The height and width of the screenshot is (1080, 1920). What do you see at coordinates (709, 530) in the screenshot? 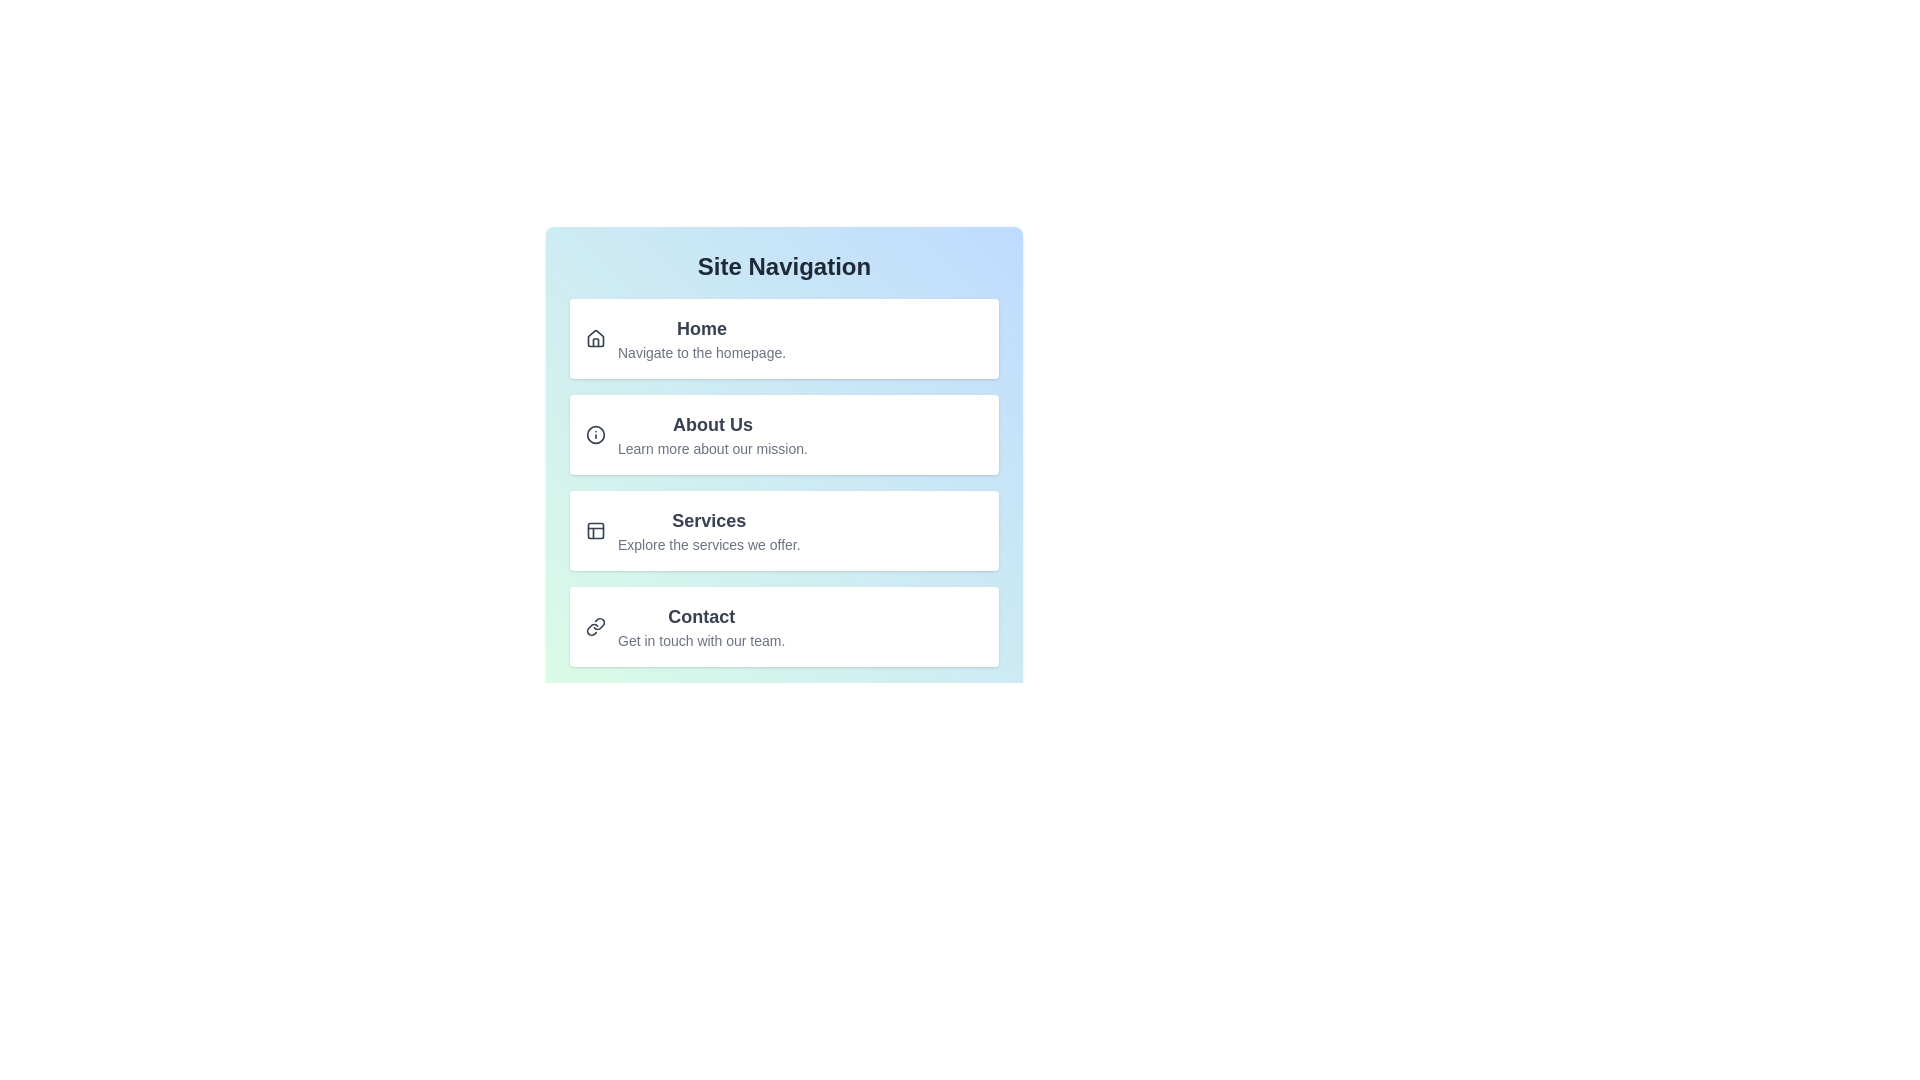
I see `the 'Services' navigation link, which features a large, bold title and a smaller gray subtitle` at bounding box center [709, 530].